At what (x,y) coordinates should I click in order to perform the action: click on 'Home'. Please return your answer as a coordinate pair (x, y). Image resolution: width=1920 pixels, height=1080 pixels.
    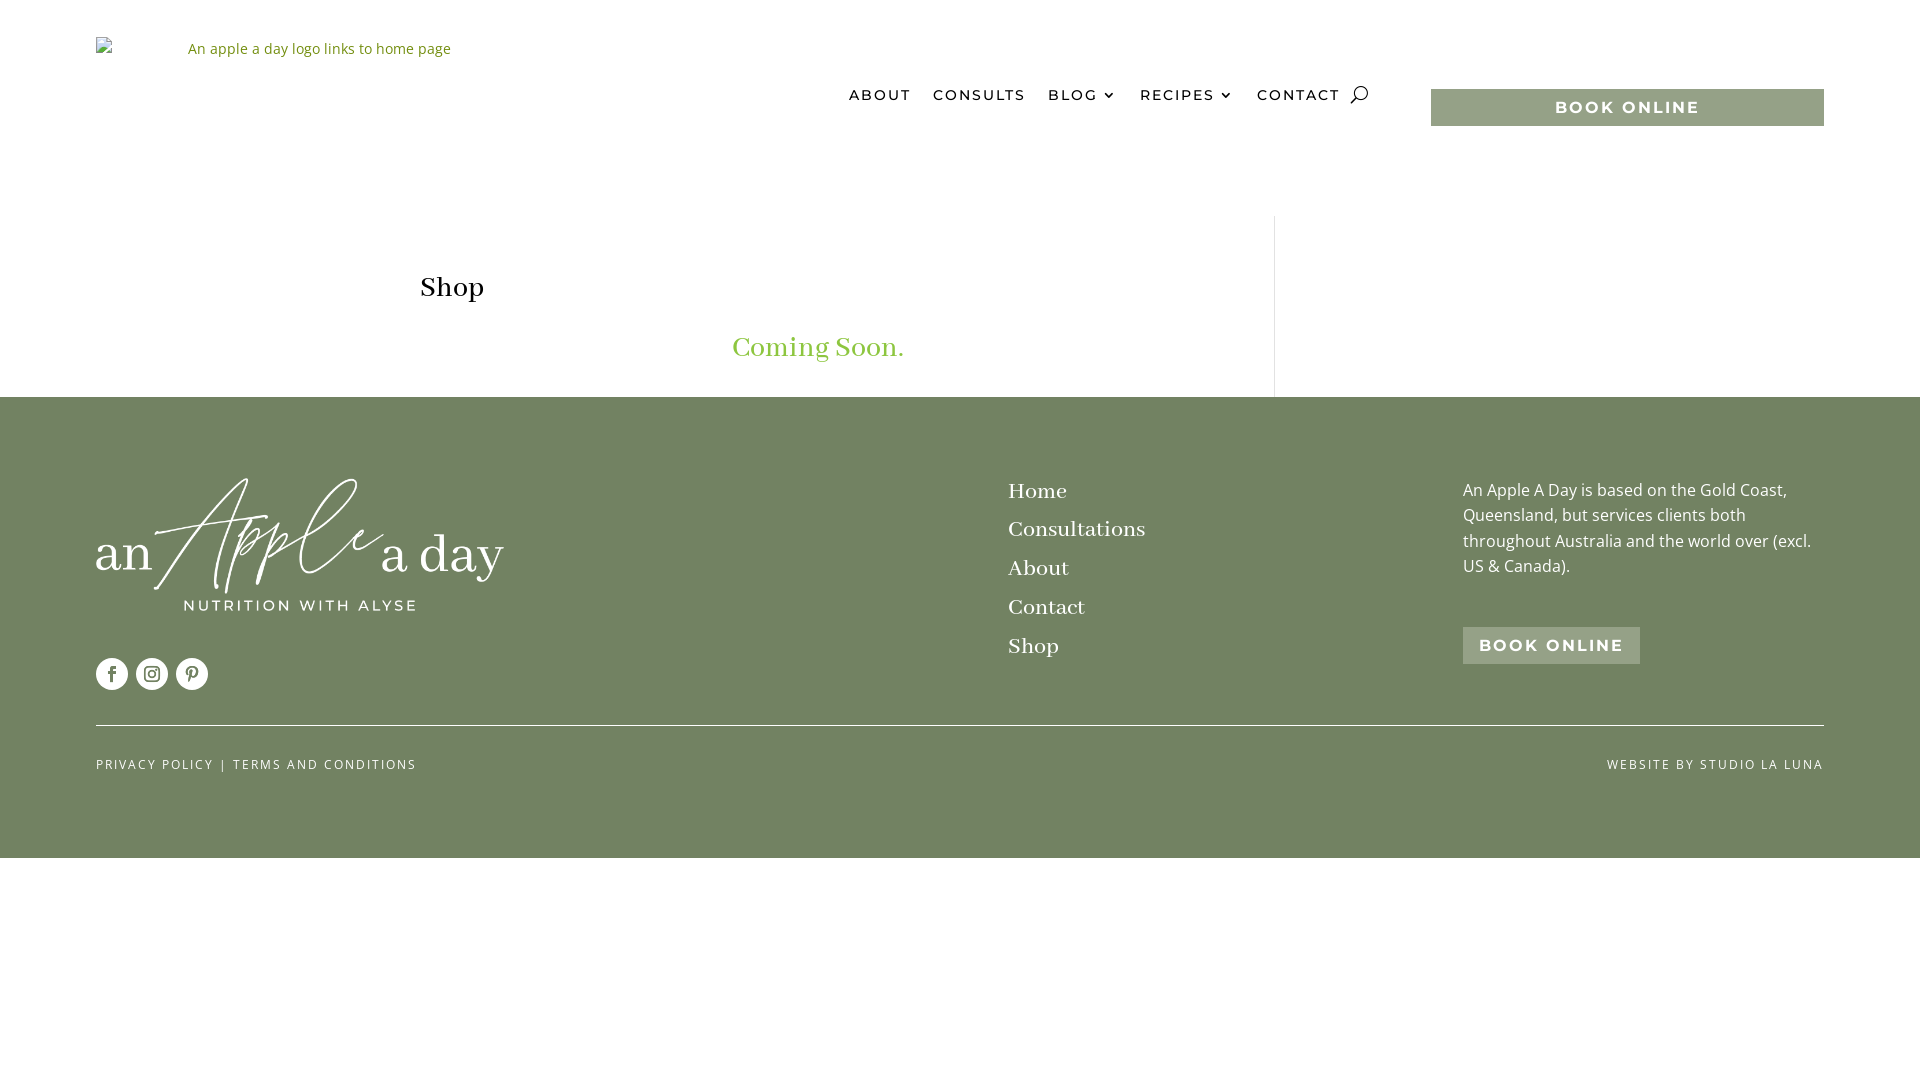
    Looking at the image, I should click on (1008, 492).